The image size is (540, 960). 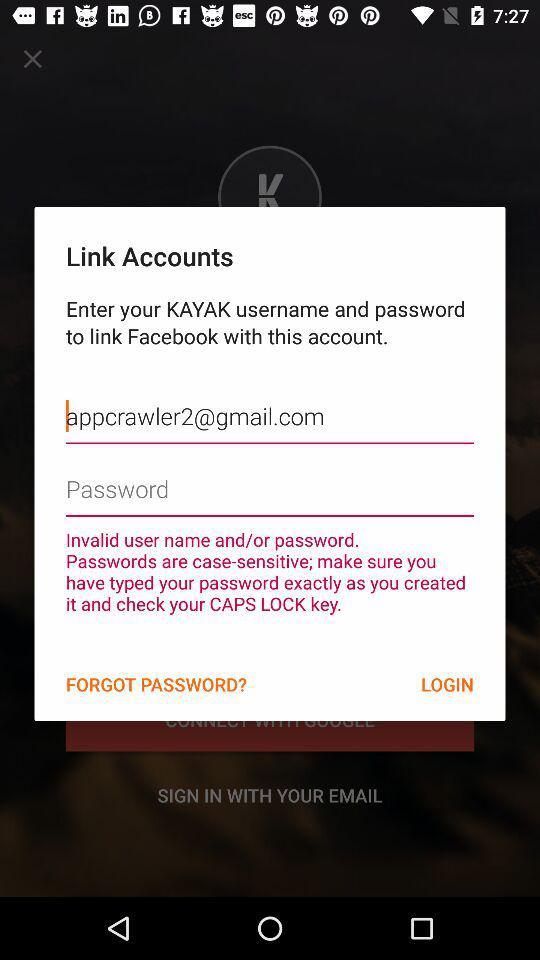 I want to click on the forgot password? item, so click(x=155, y=684).